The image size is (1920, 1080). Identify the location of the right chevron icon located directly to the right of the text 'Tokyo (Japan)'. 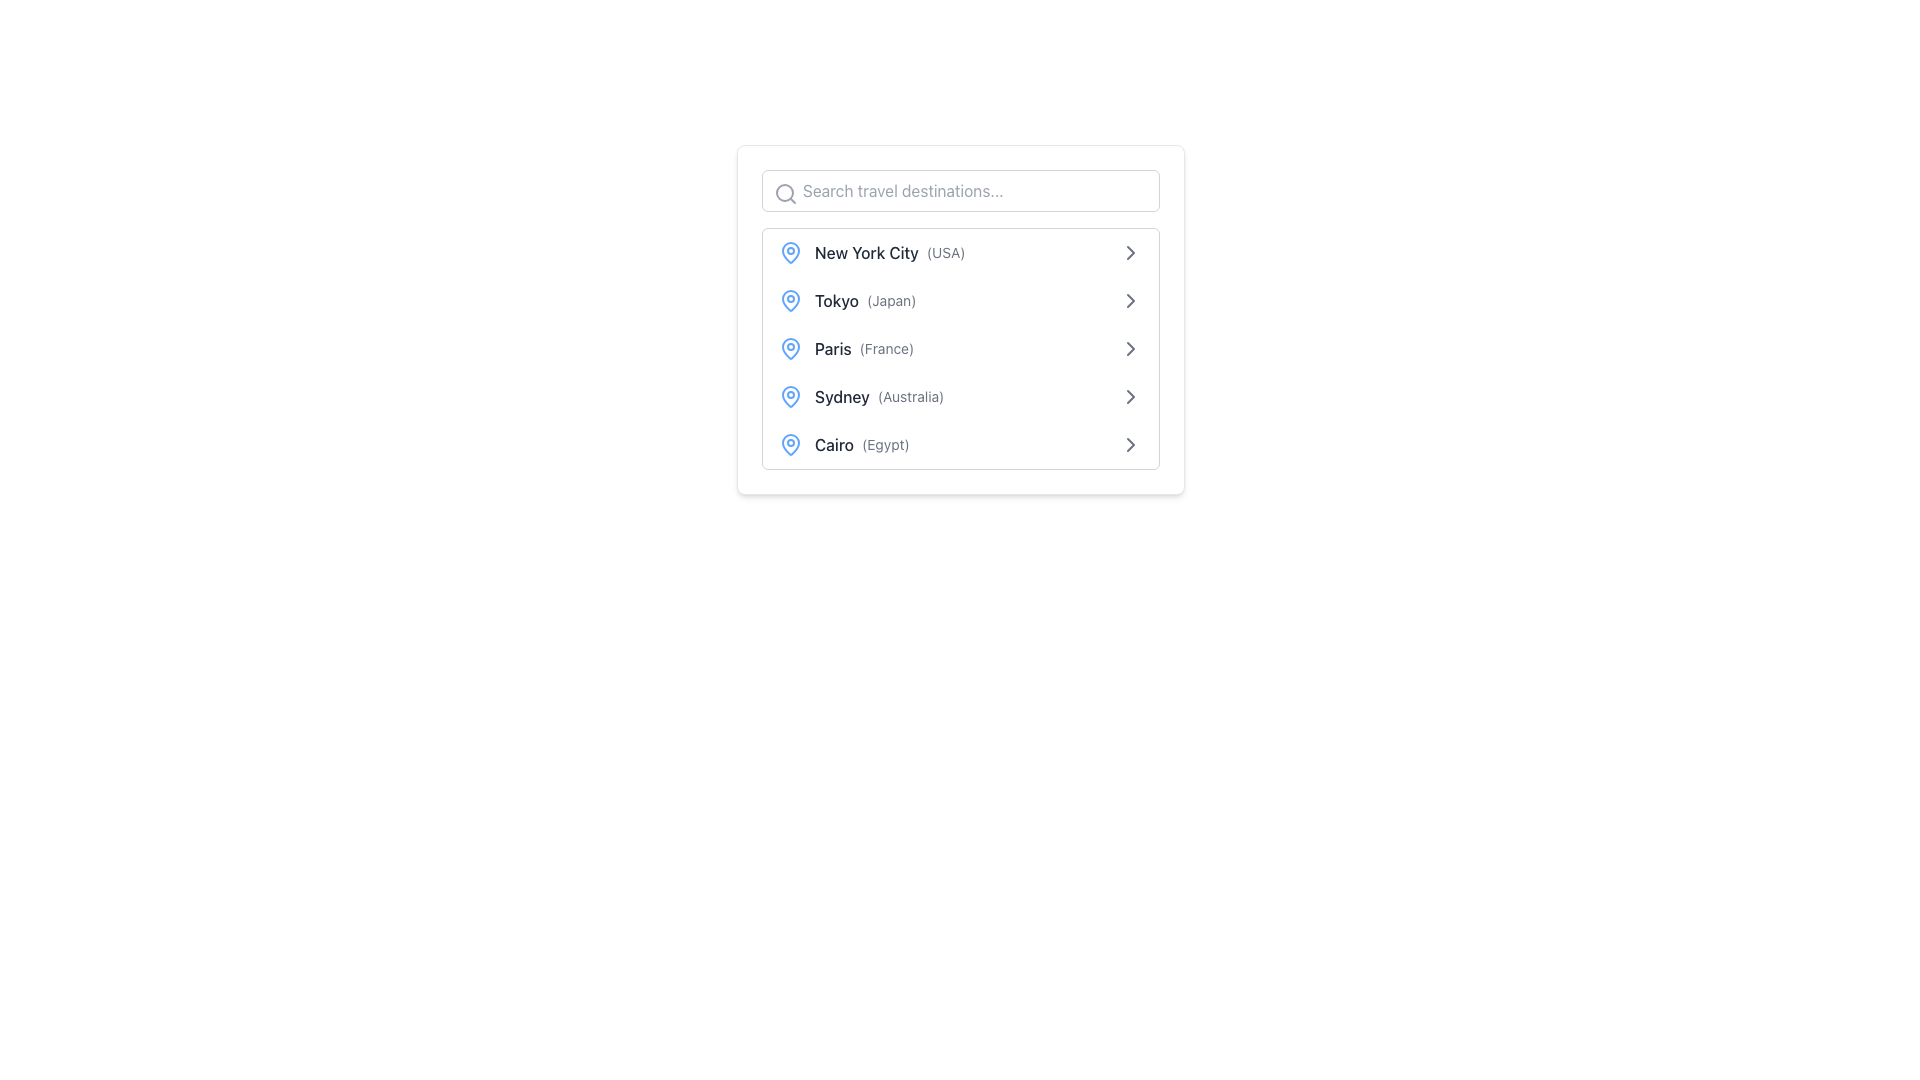
(1131, 300).